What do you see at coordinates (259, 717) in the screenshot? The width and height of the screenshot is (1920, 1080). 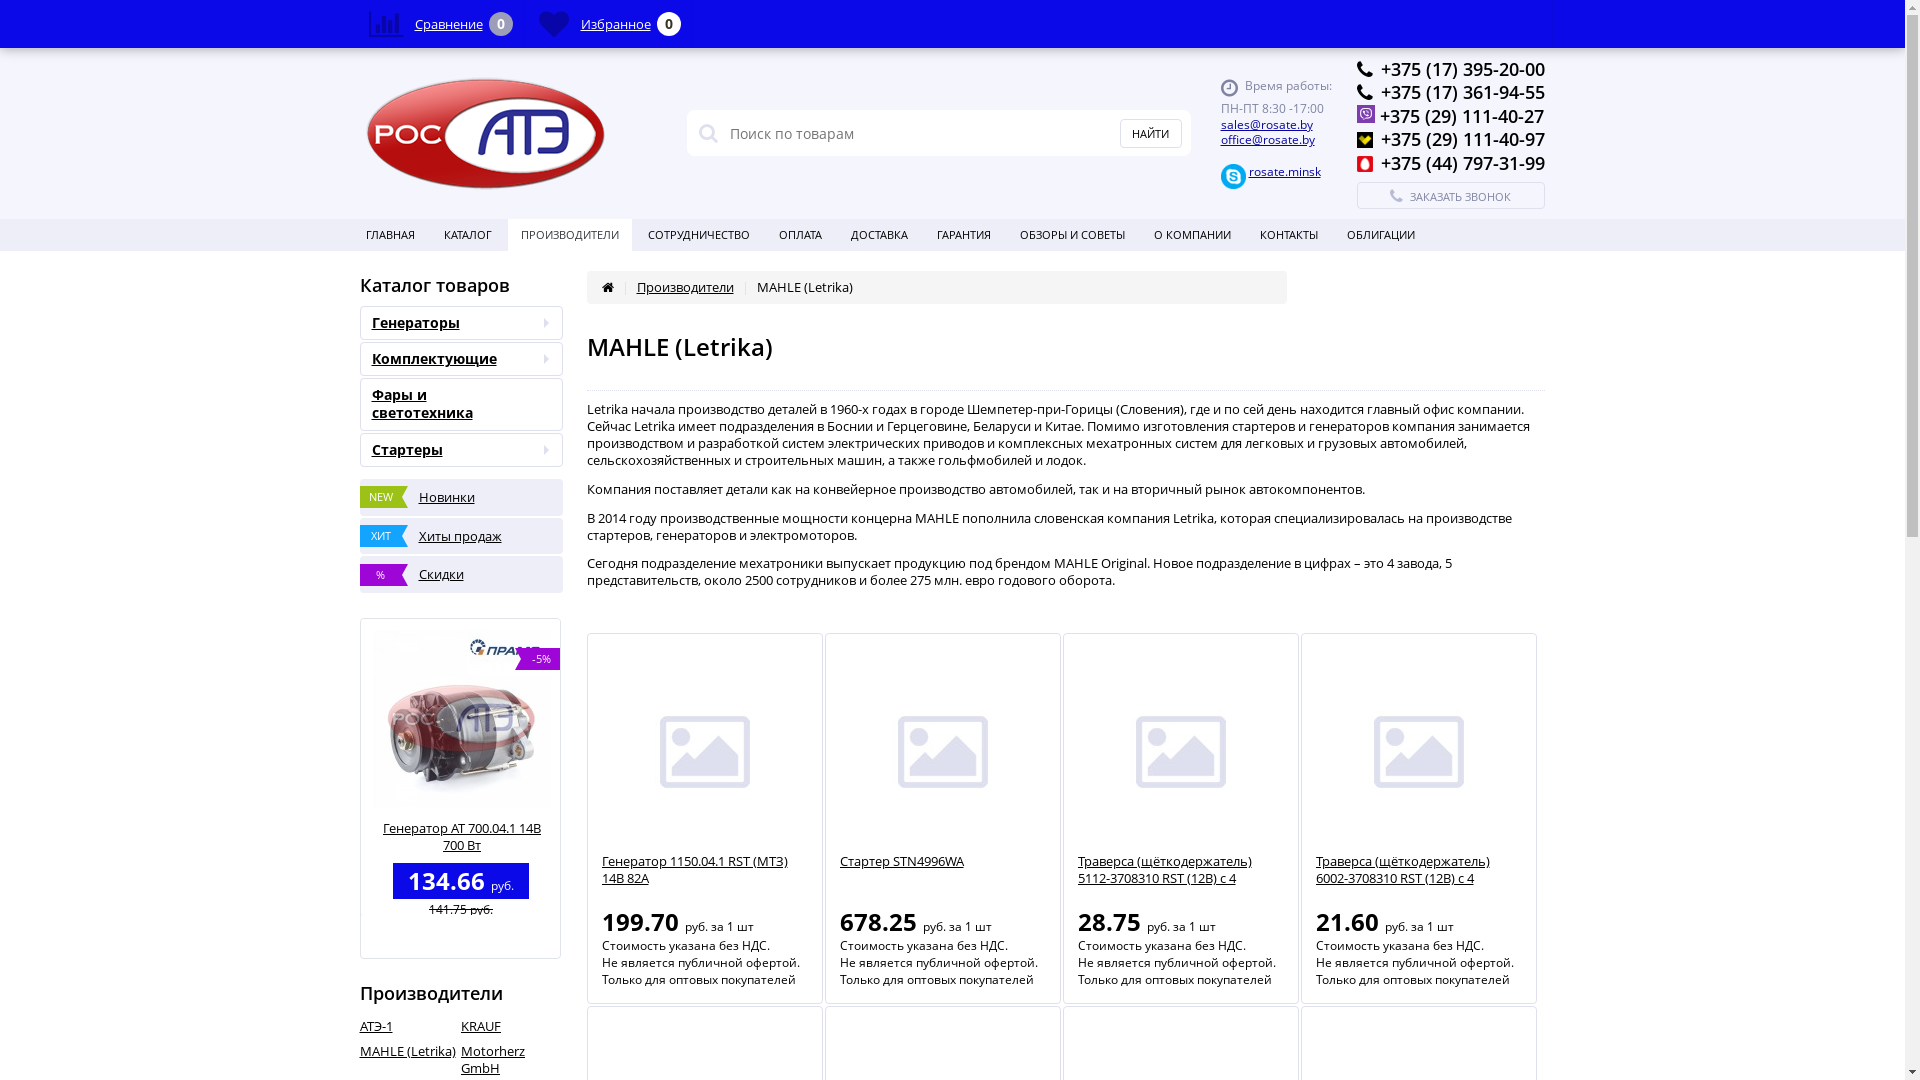 I see `'-5%'` at bounding box center [259, 717].